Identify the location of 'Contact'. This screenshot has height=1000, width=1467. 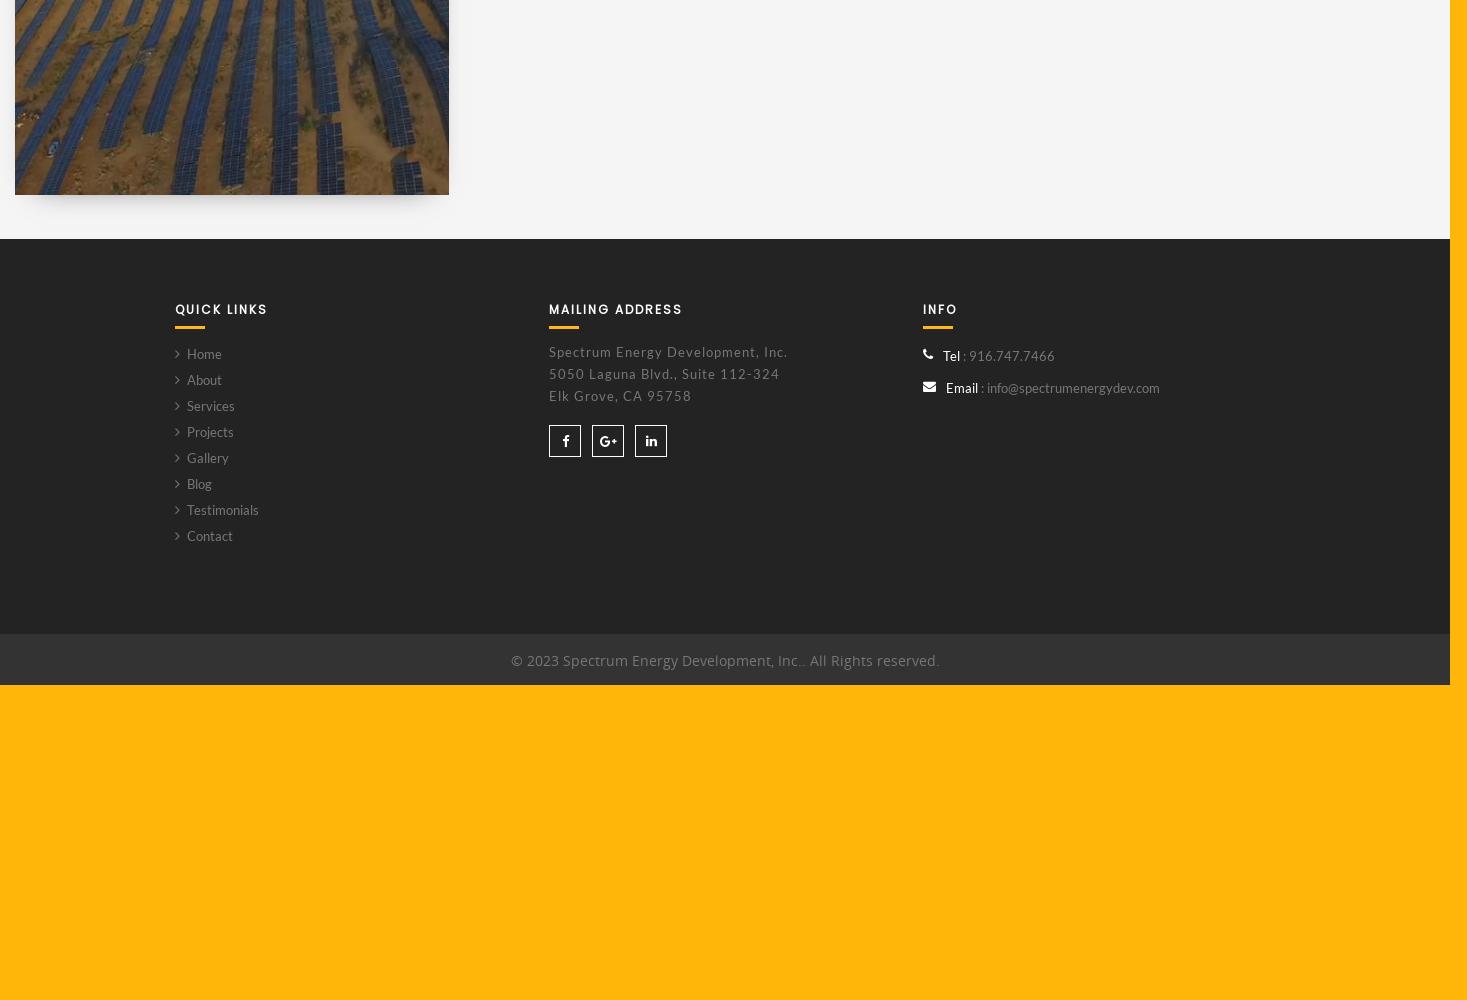
(209, 536).